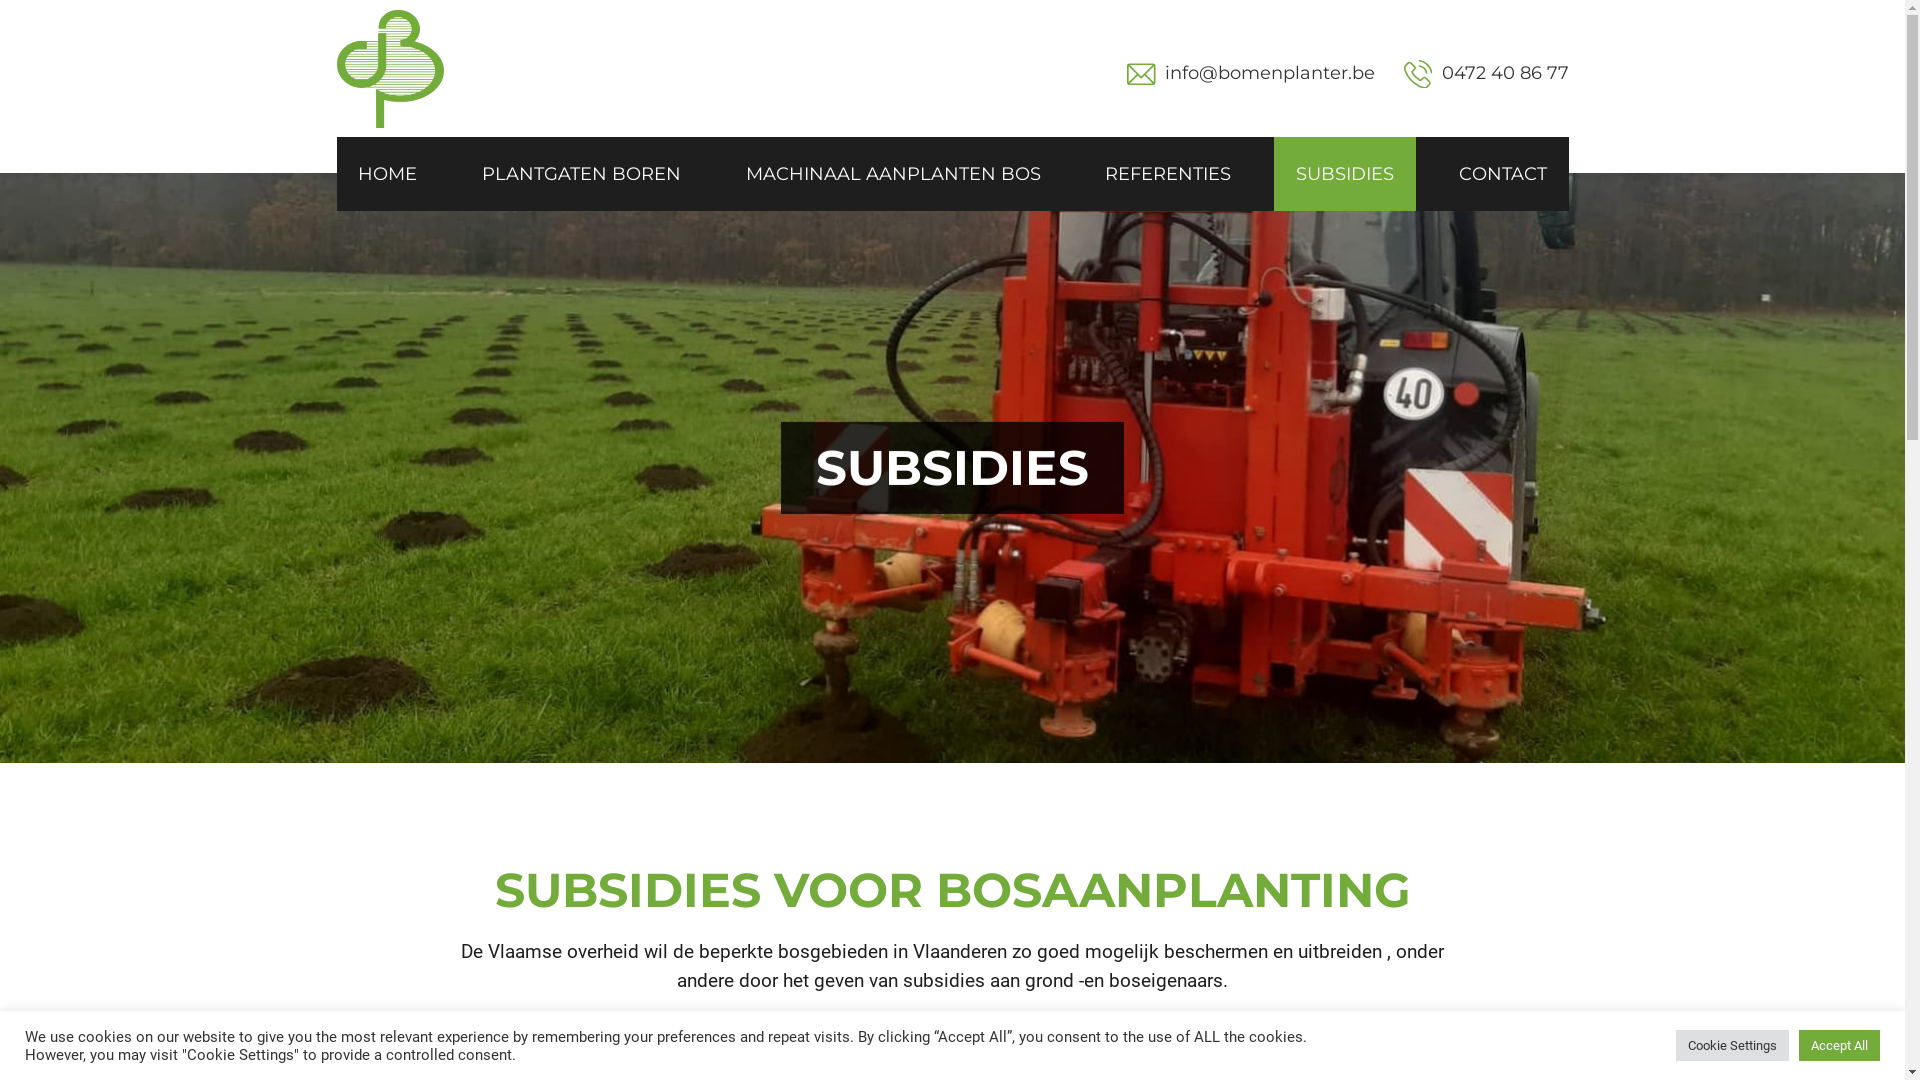 The width and height of the screenshot is (1920, 1080). What do you see at coordinates (1486, 73) in the screenshot?
I see `'0472 40 86 77'` at bounding box center [1486, 73].